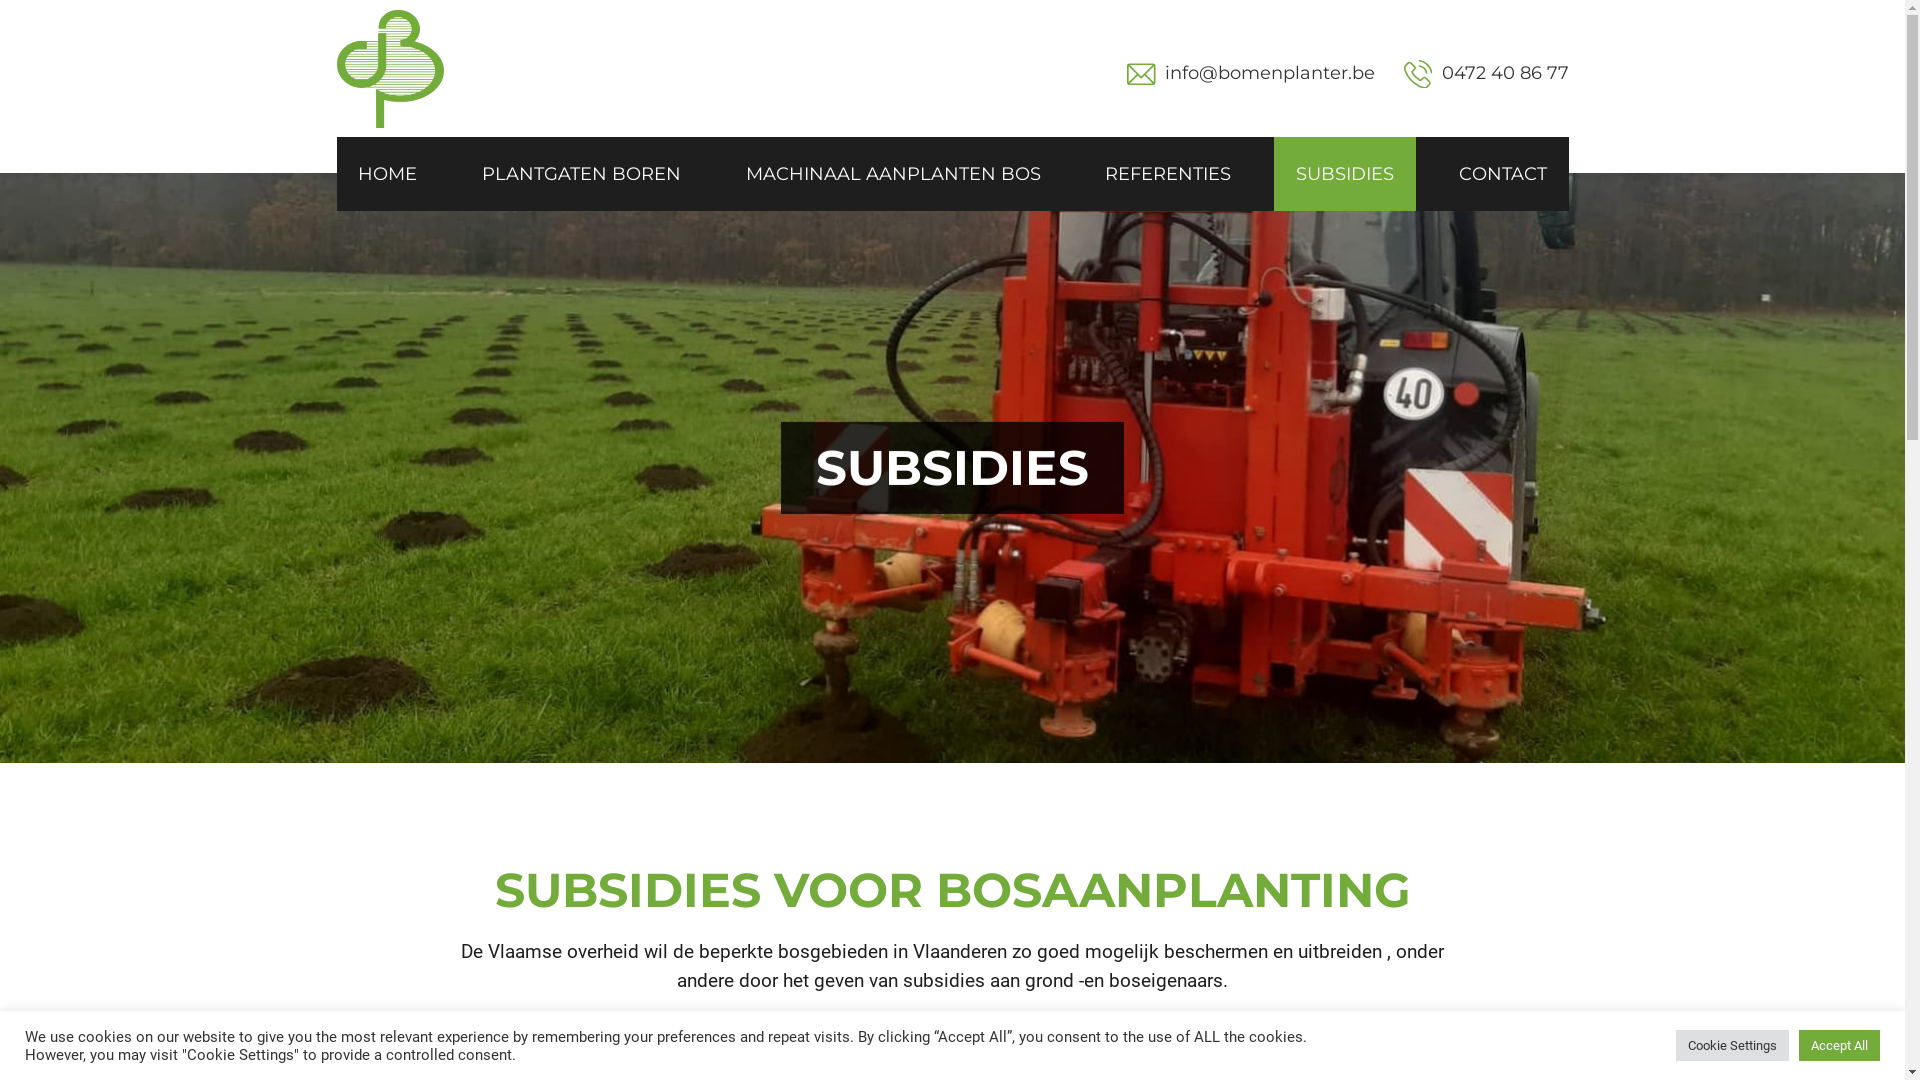 The width and height of the screenshot is (1920, 1080). What do you see at coordinates (1486, 73) in the screenshot?
I see `'0472 40 86 77'` at bounding box center [1486, 73].